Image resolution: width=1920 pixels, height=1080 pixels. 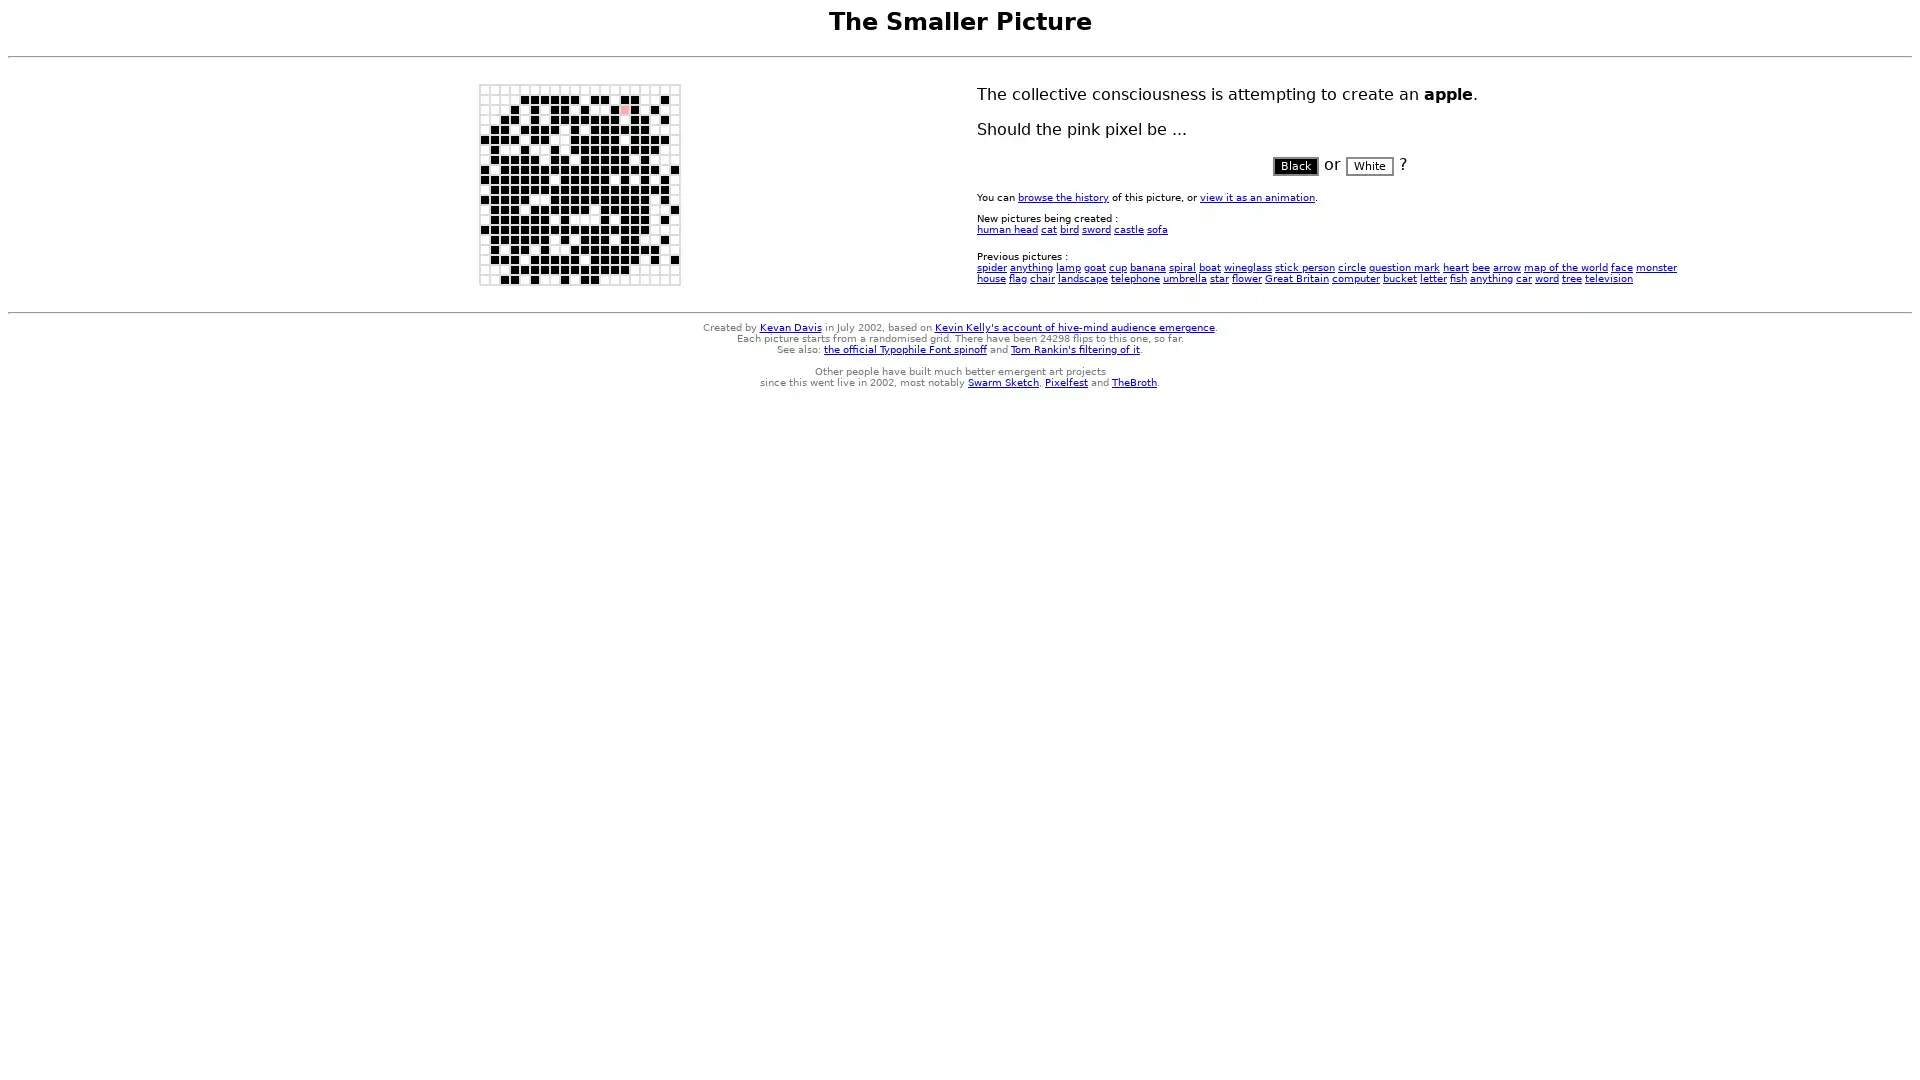 I want to click on Black, so click(x=1295, y=165).